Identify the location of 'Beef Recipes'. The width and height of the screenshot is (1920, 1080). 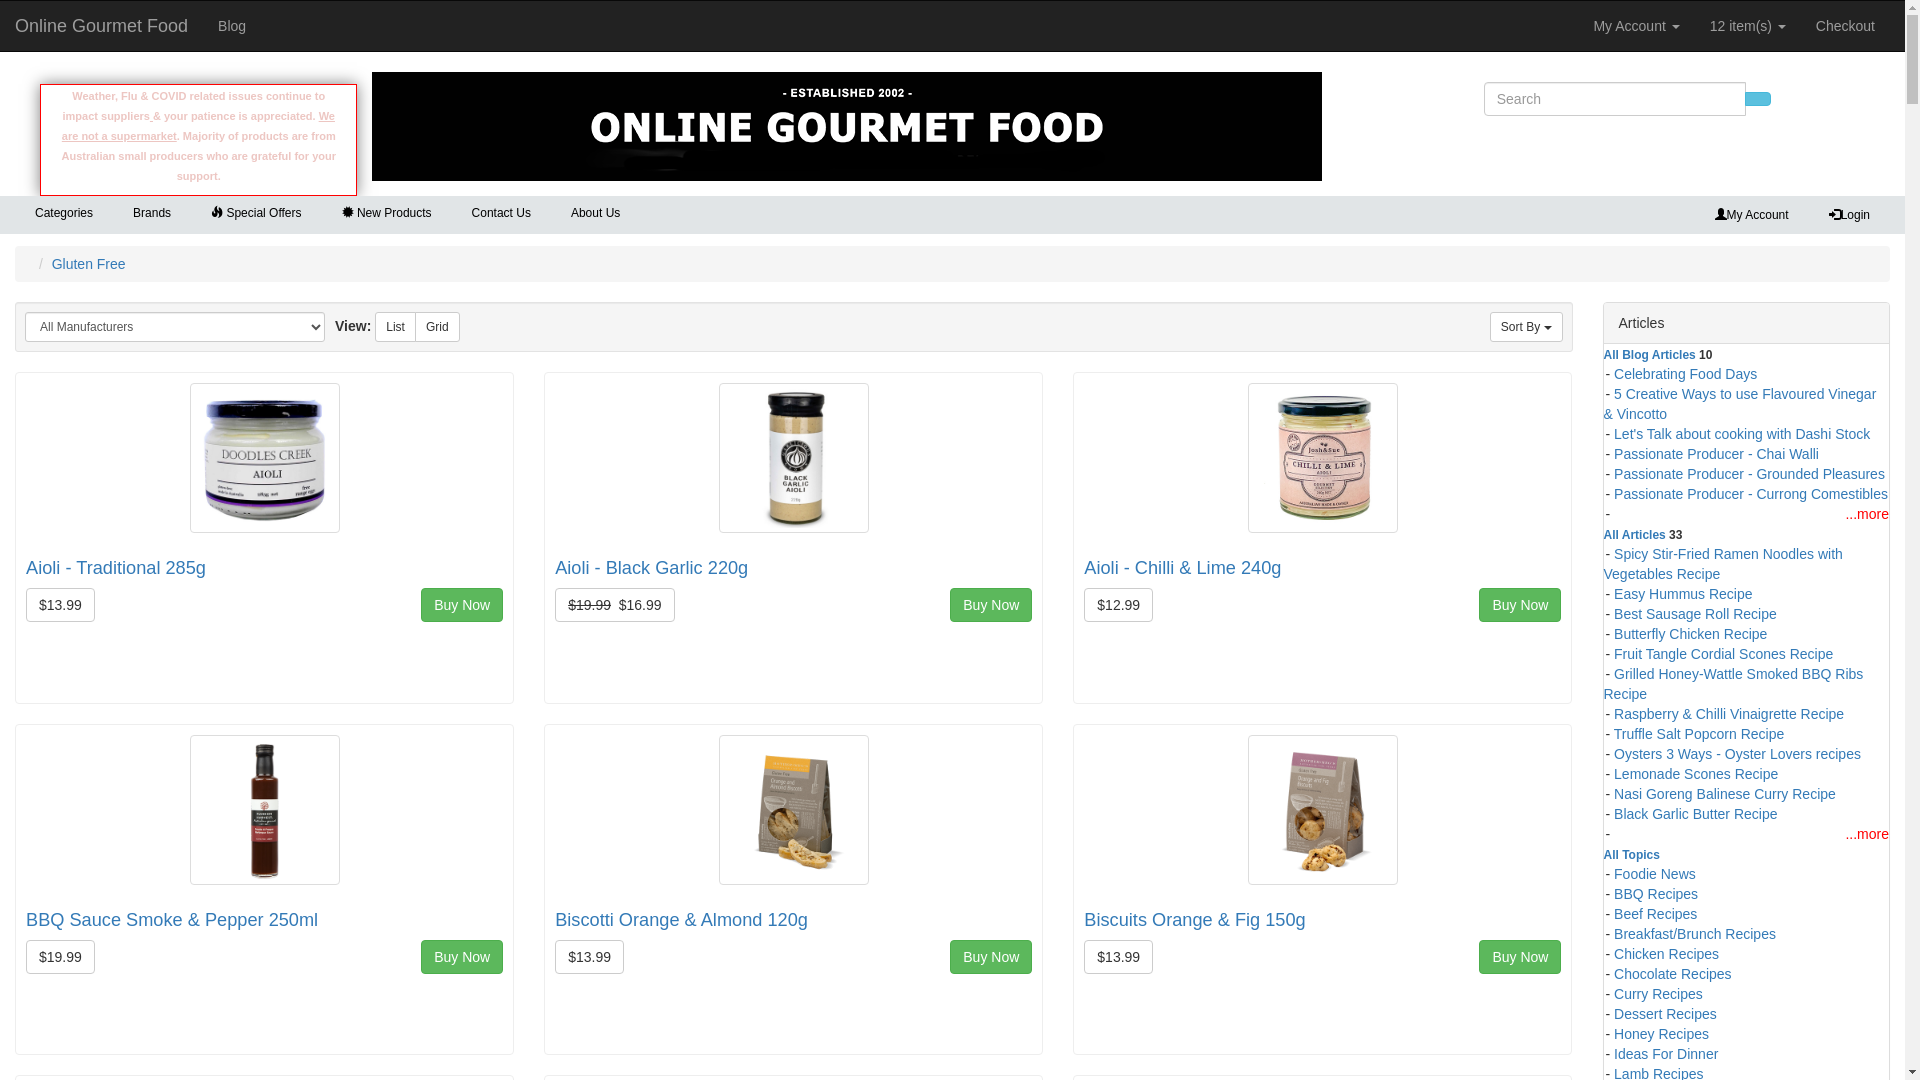
(1613, 911).